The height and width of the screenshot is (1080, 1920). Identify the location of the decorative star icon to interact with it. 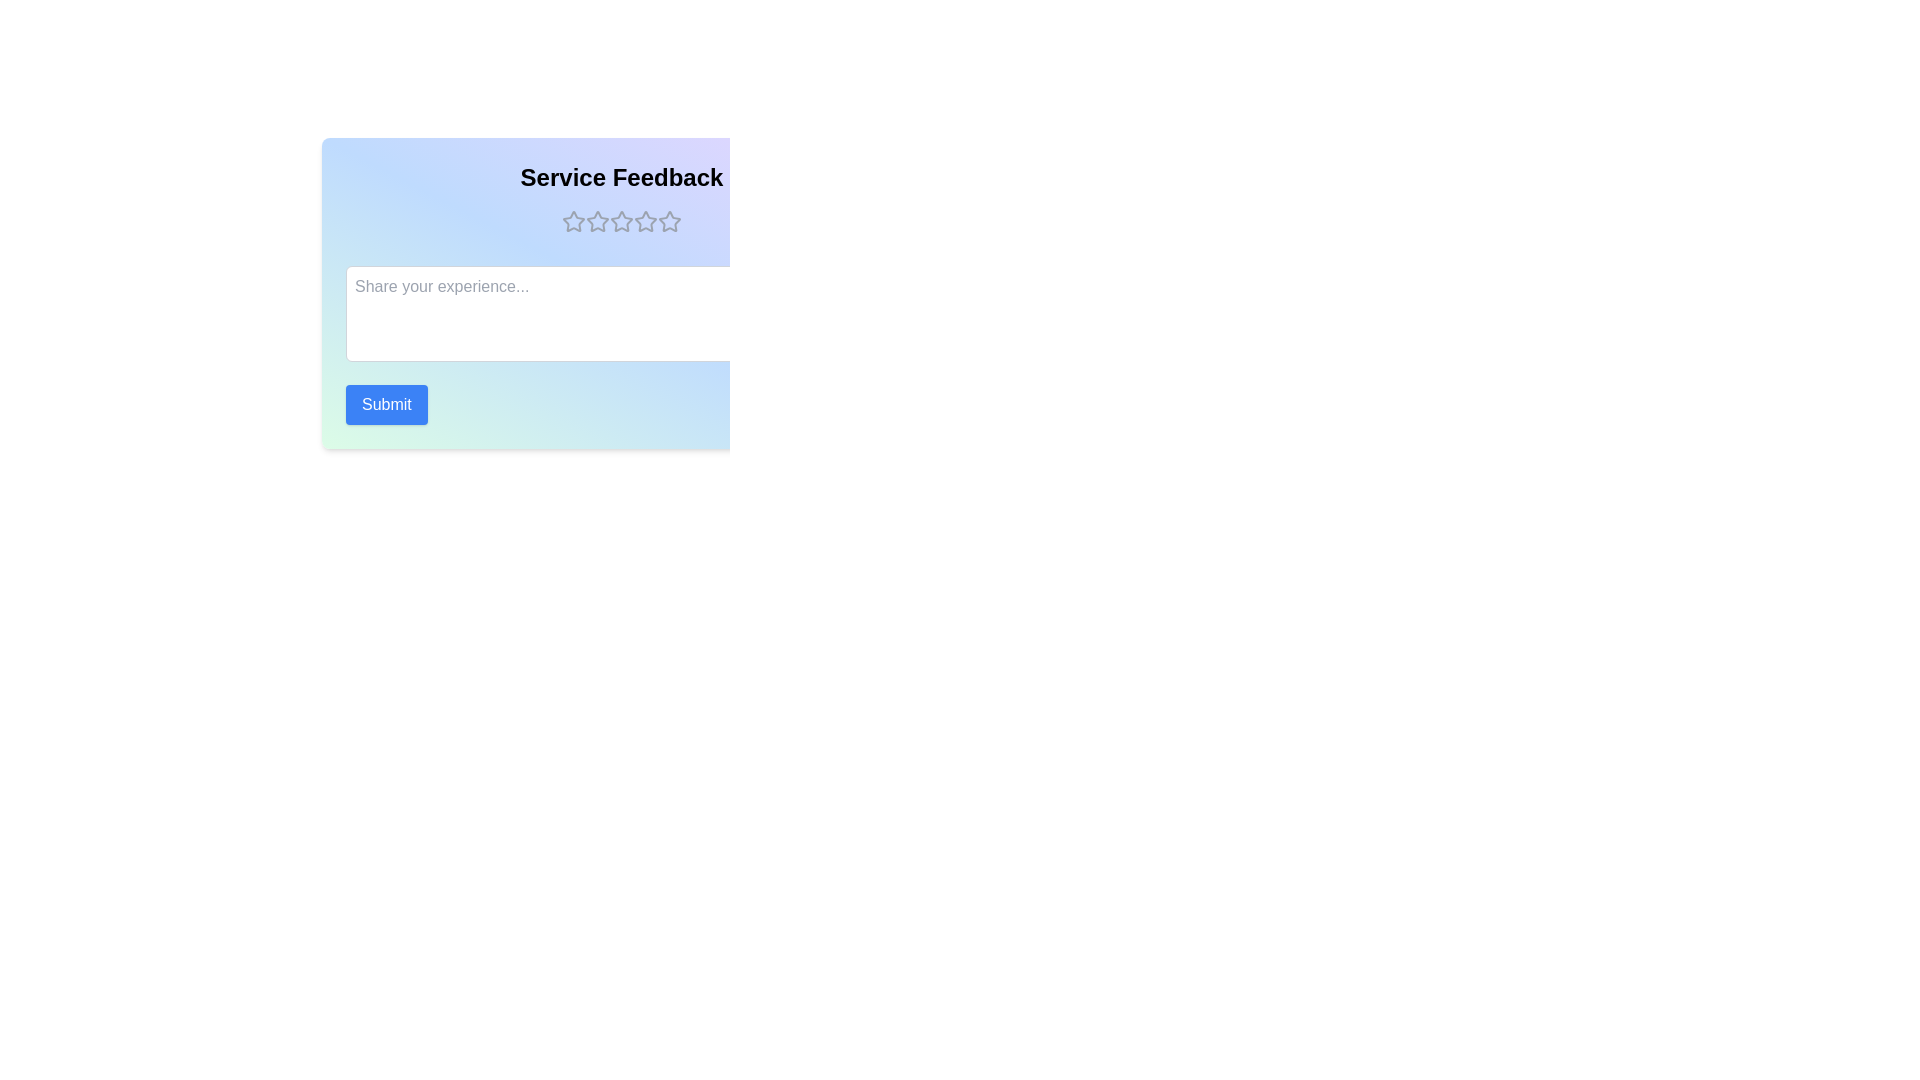
(573, 222).